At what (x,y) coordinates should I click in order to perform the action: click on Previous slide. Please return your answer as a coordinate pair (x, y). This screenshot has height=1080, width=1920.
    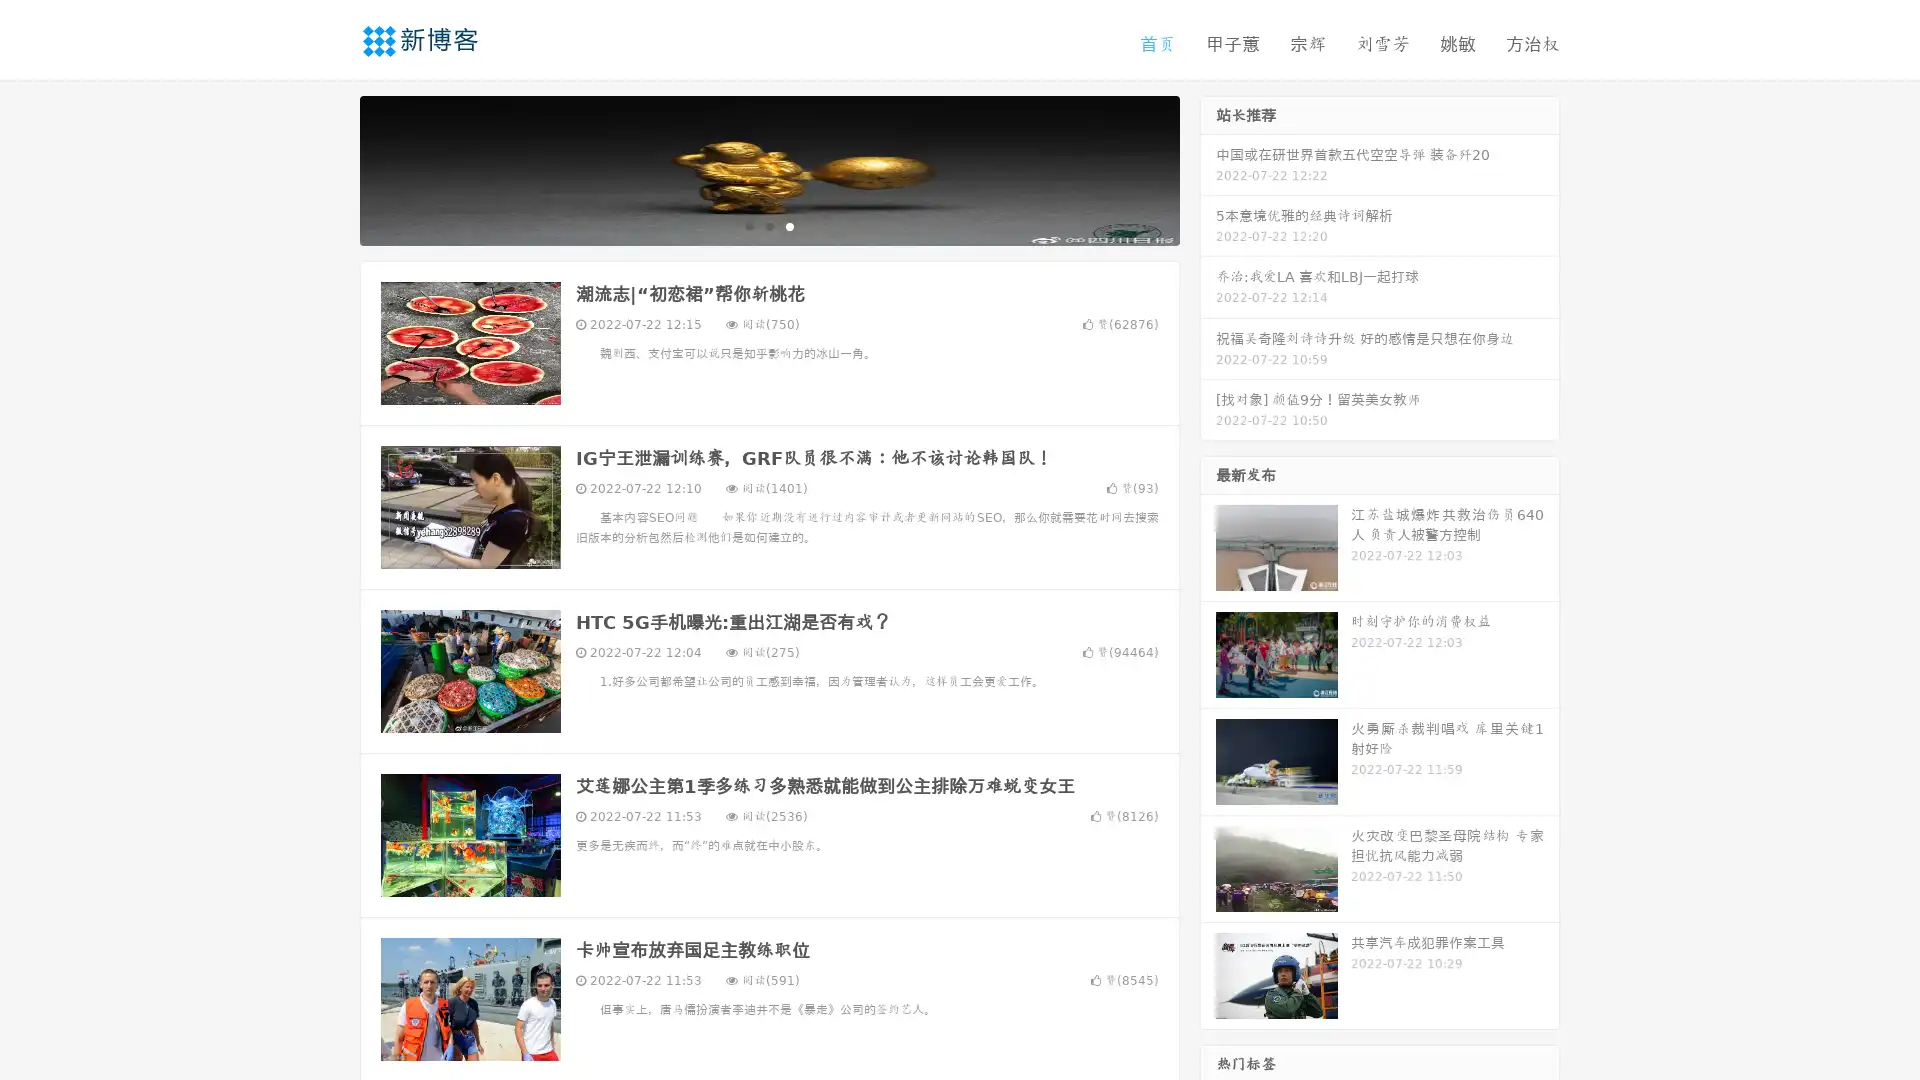
    Looking at the image, I should click on (330, 168).